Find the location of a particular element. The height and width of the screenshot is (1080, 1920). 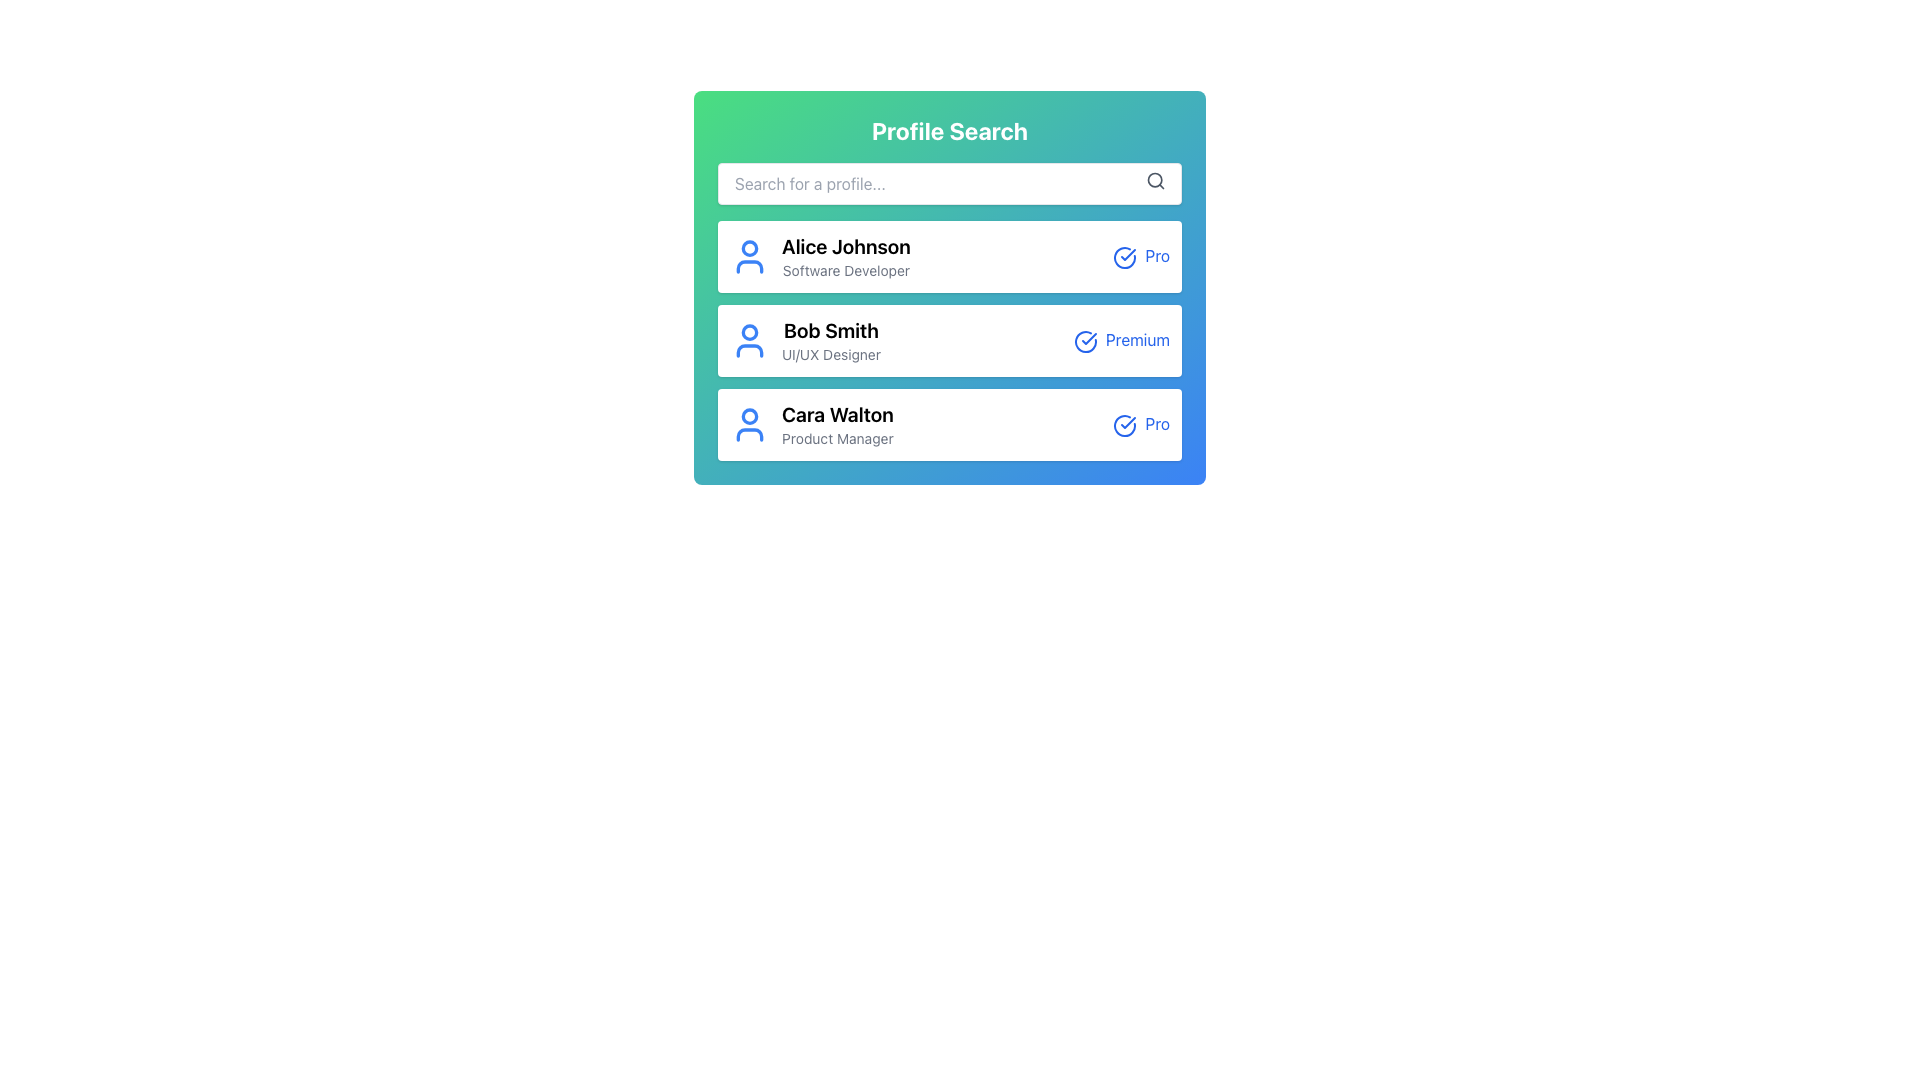

the Text Label that describes the job title 'Product Manager' for the individual 'Cara Walton', located in the third profile card is located at coordinates (837, 438).